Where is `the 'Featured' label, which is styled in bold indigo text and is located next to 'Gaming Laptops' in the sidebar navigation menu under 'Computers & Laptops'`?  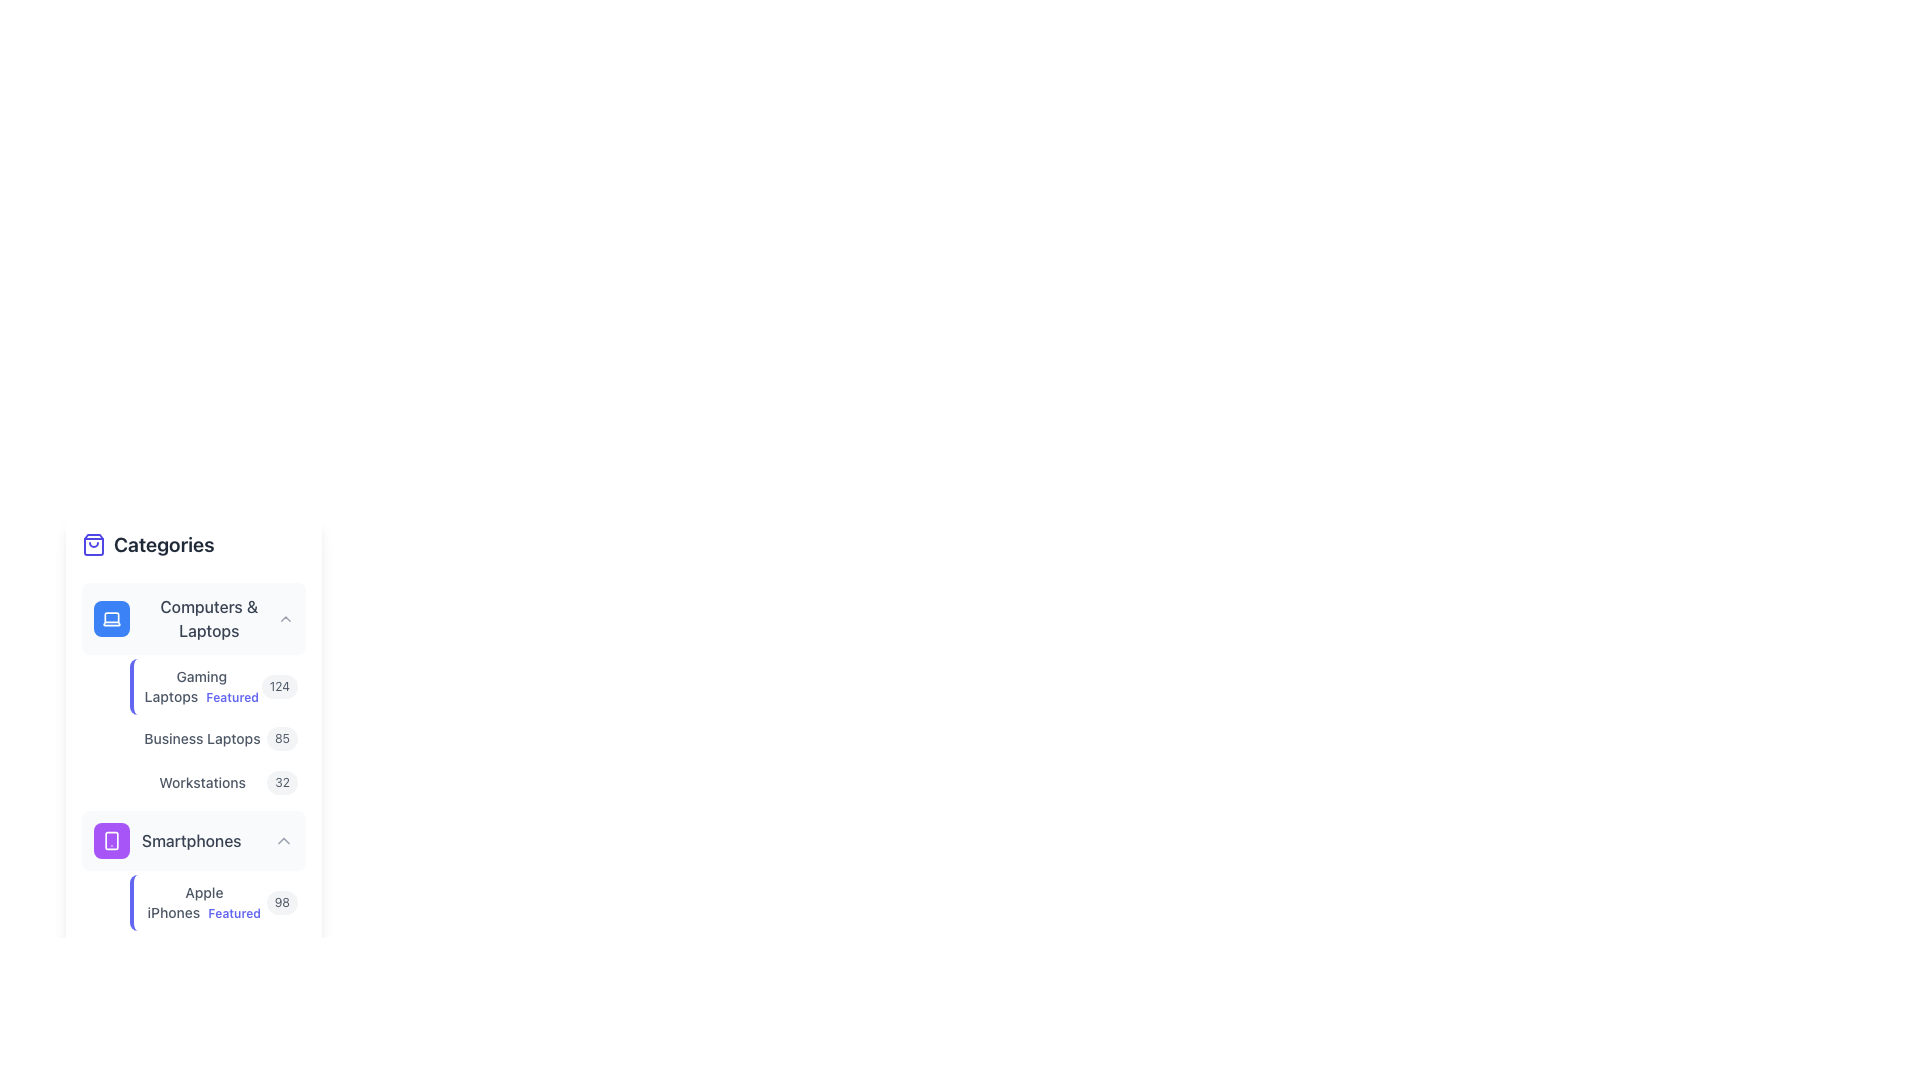 the 'Featured' label, which is styled in bold indigo text and is located next to 'Gaming Laptops' in the sidebar navigation menu under 'Computers & Laptops' is located at coordinates (232, 696).